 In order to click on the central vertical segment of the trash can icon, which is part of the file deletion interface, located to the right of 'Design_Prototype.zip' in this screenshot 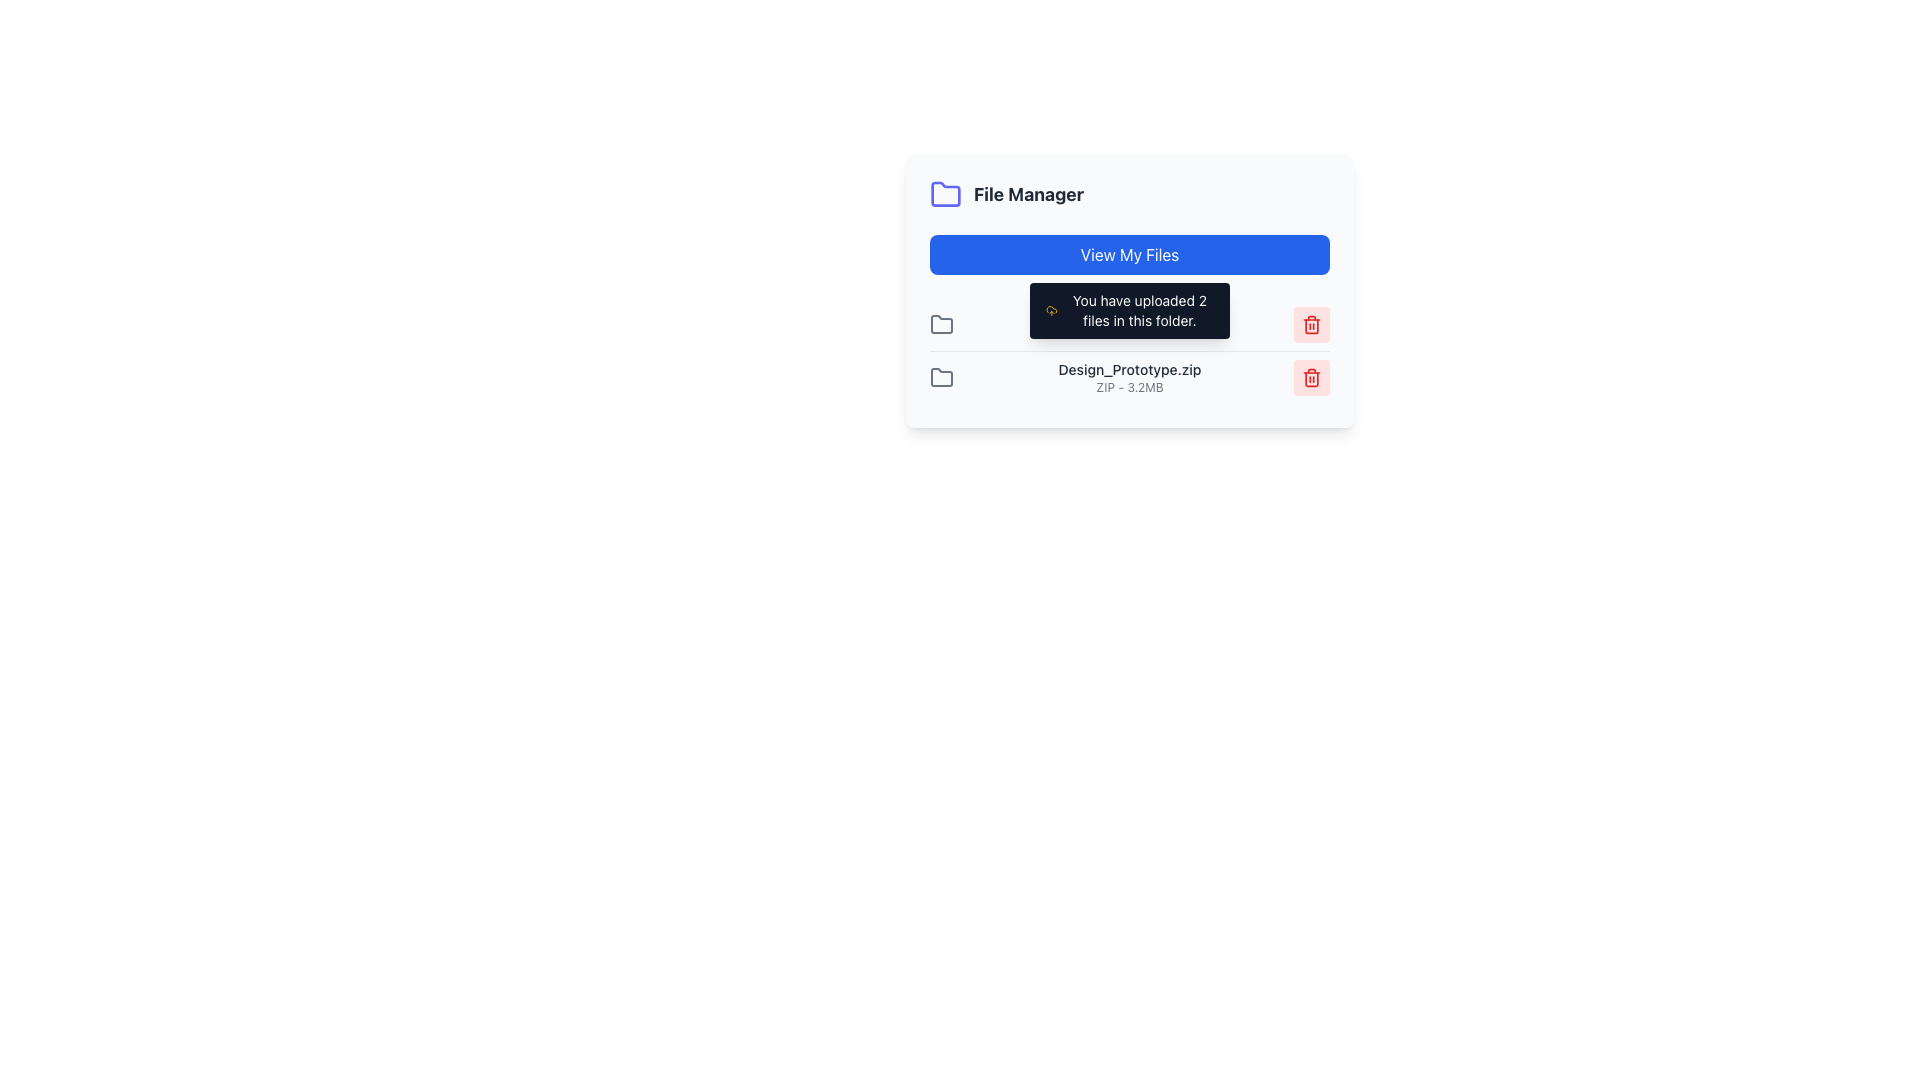, I will do `click(1311, 378)`.